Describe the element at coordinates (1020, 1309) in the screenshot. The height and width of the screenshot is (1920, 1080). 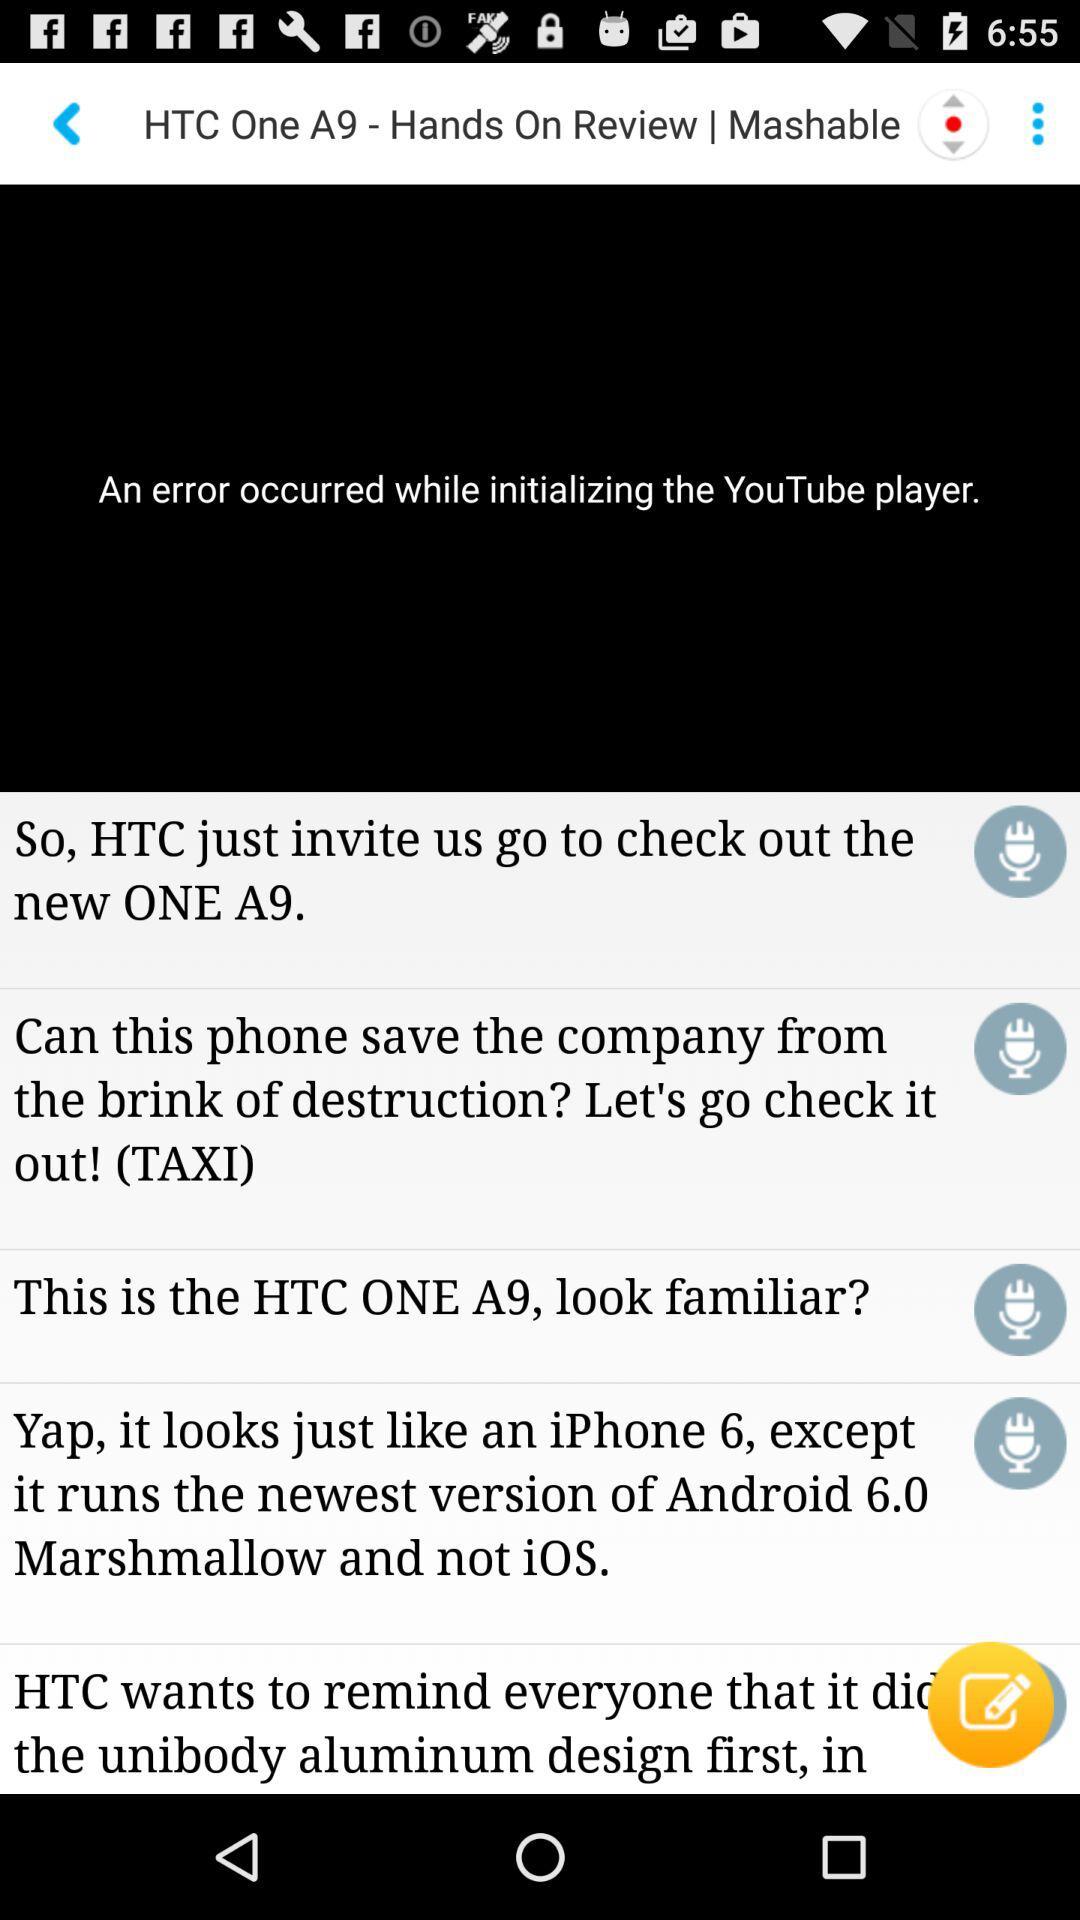
I see `click for voice activation` at that location.